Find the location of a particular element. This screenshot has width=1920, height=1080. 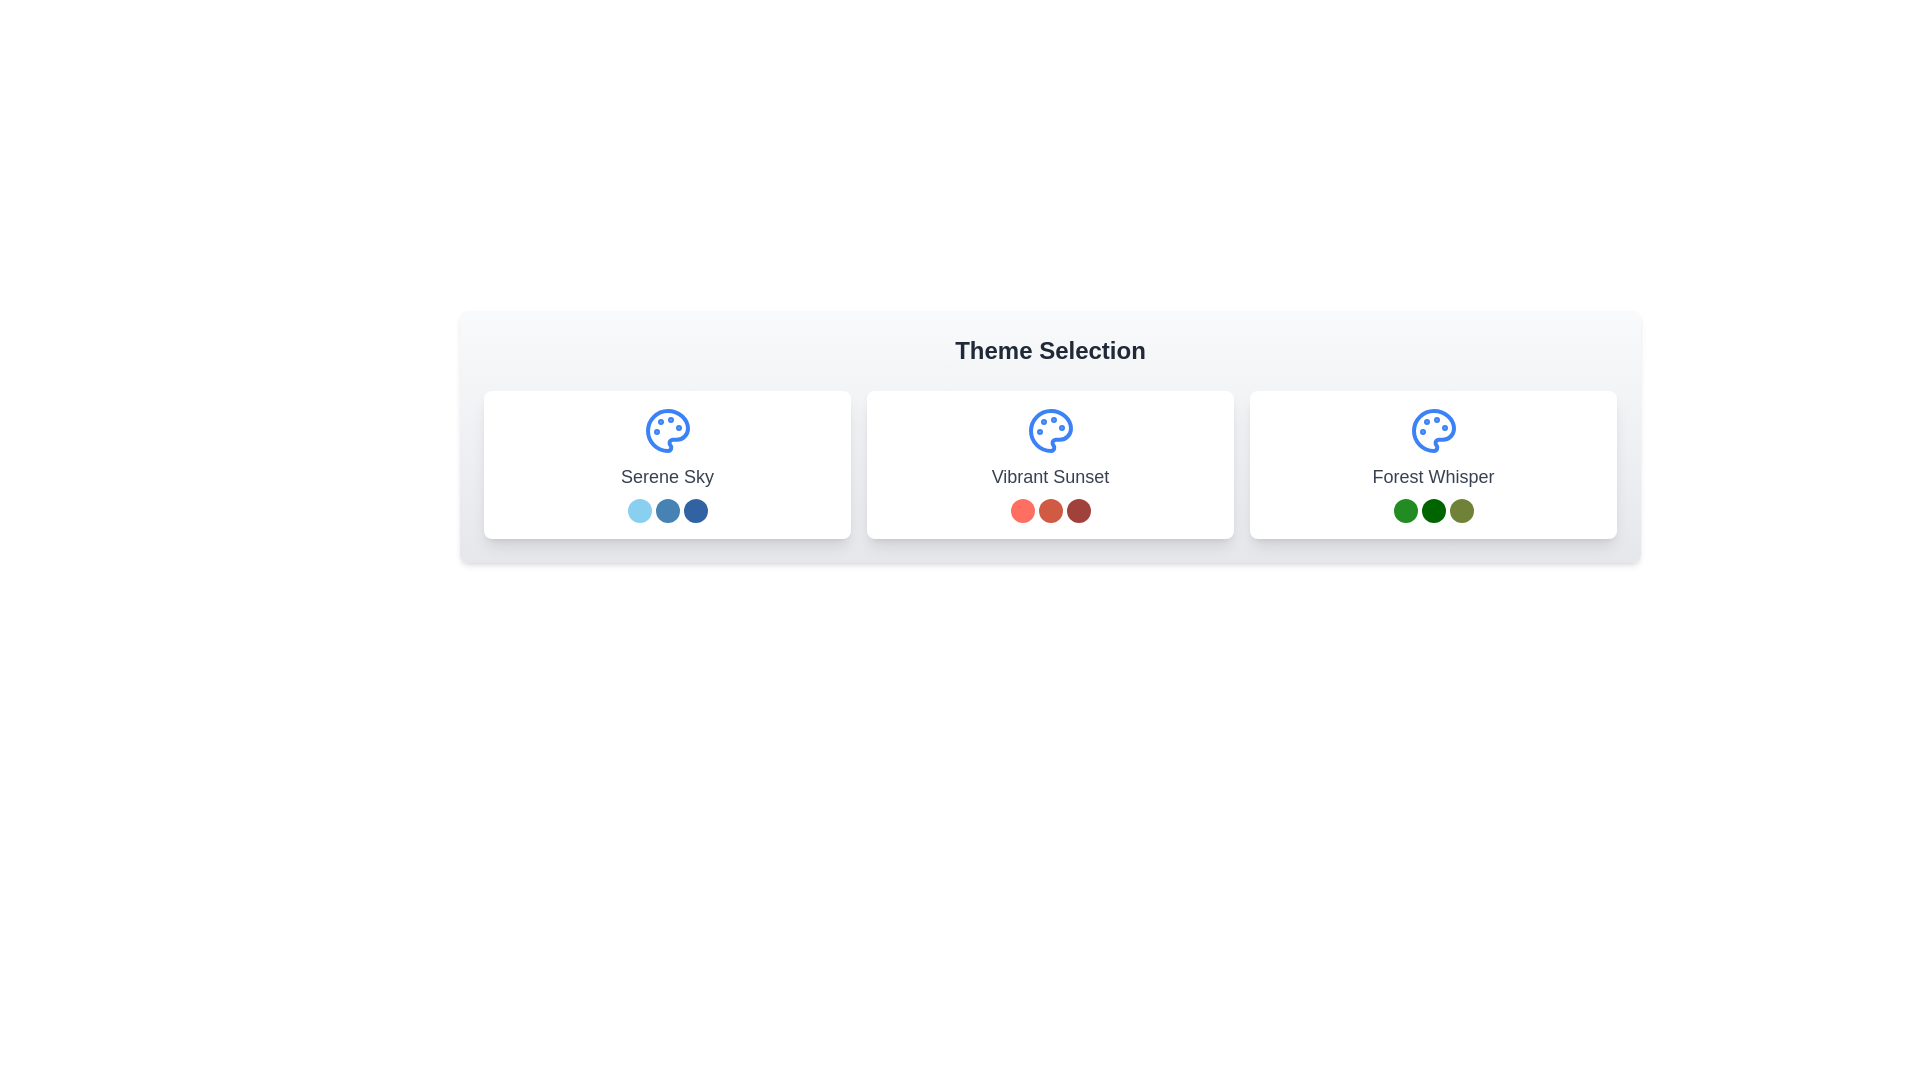

the blue painter's palette icon located in the first card labeled 'Serene Sky', which is positioned above the text 'Serene Sky' and the blue circular indicators is located at coordinates (667, 430).